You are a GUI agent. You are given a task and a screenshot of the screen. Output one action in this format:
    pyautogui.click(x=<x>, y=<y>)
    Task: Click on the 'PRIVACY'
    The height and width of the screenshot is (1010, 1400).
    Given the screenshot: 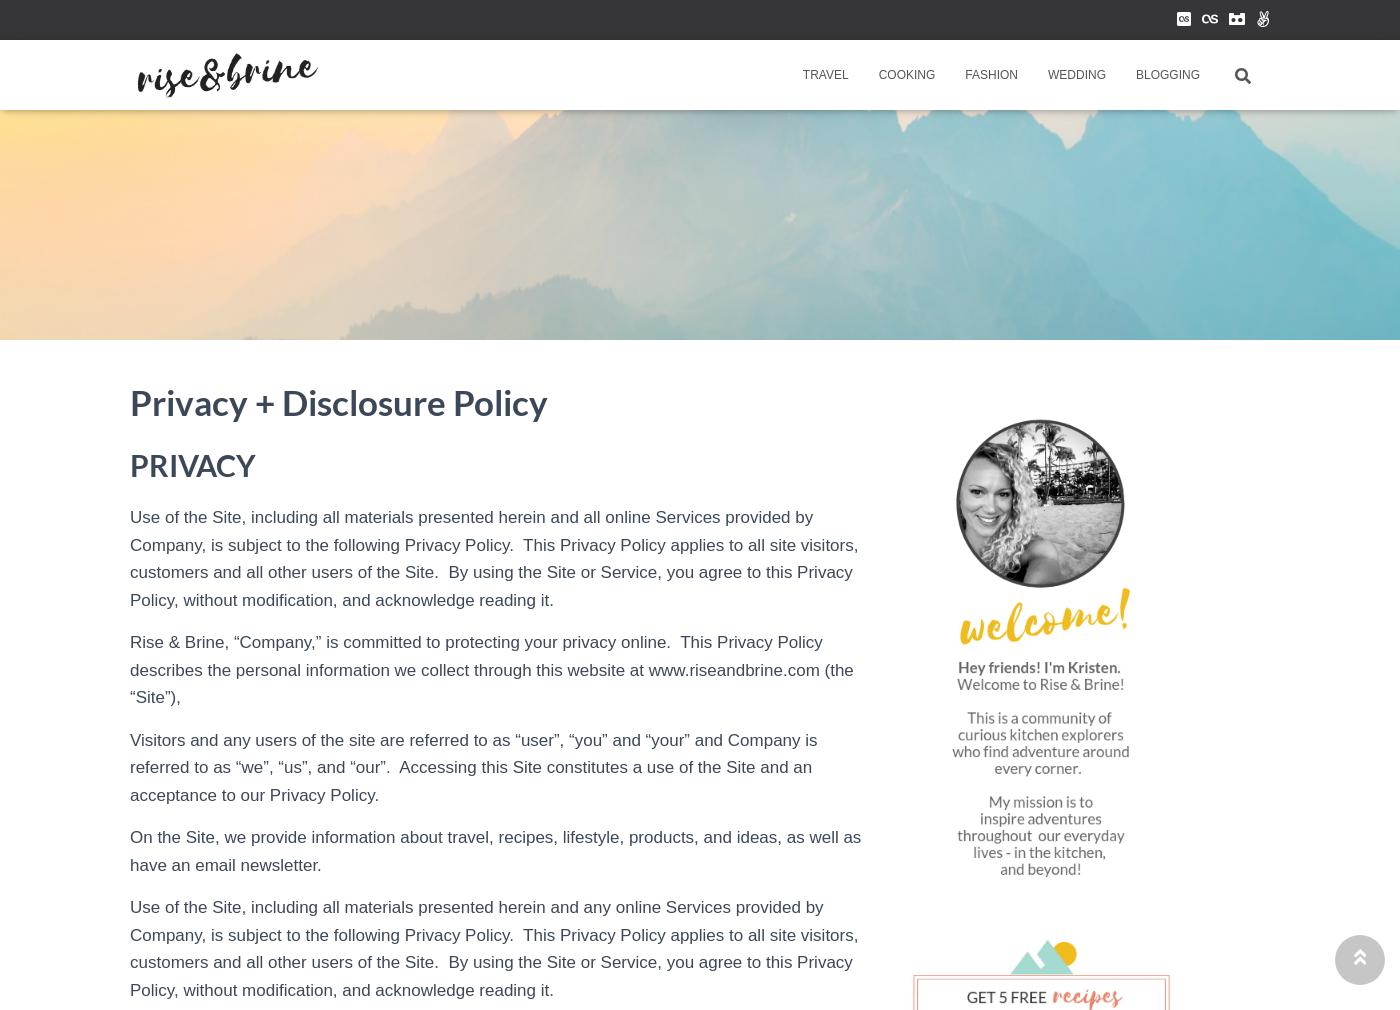 What is the action you would take?
    pyautogui.click(x=192, y=463)
    